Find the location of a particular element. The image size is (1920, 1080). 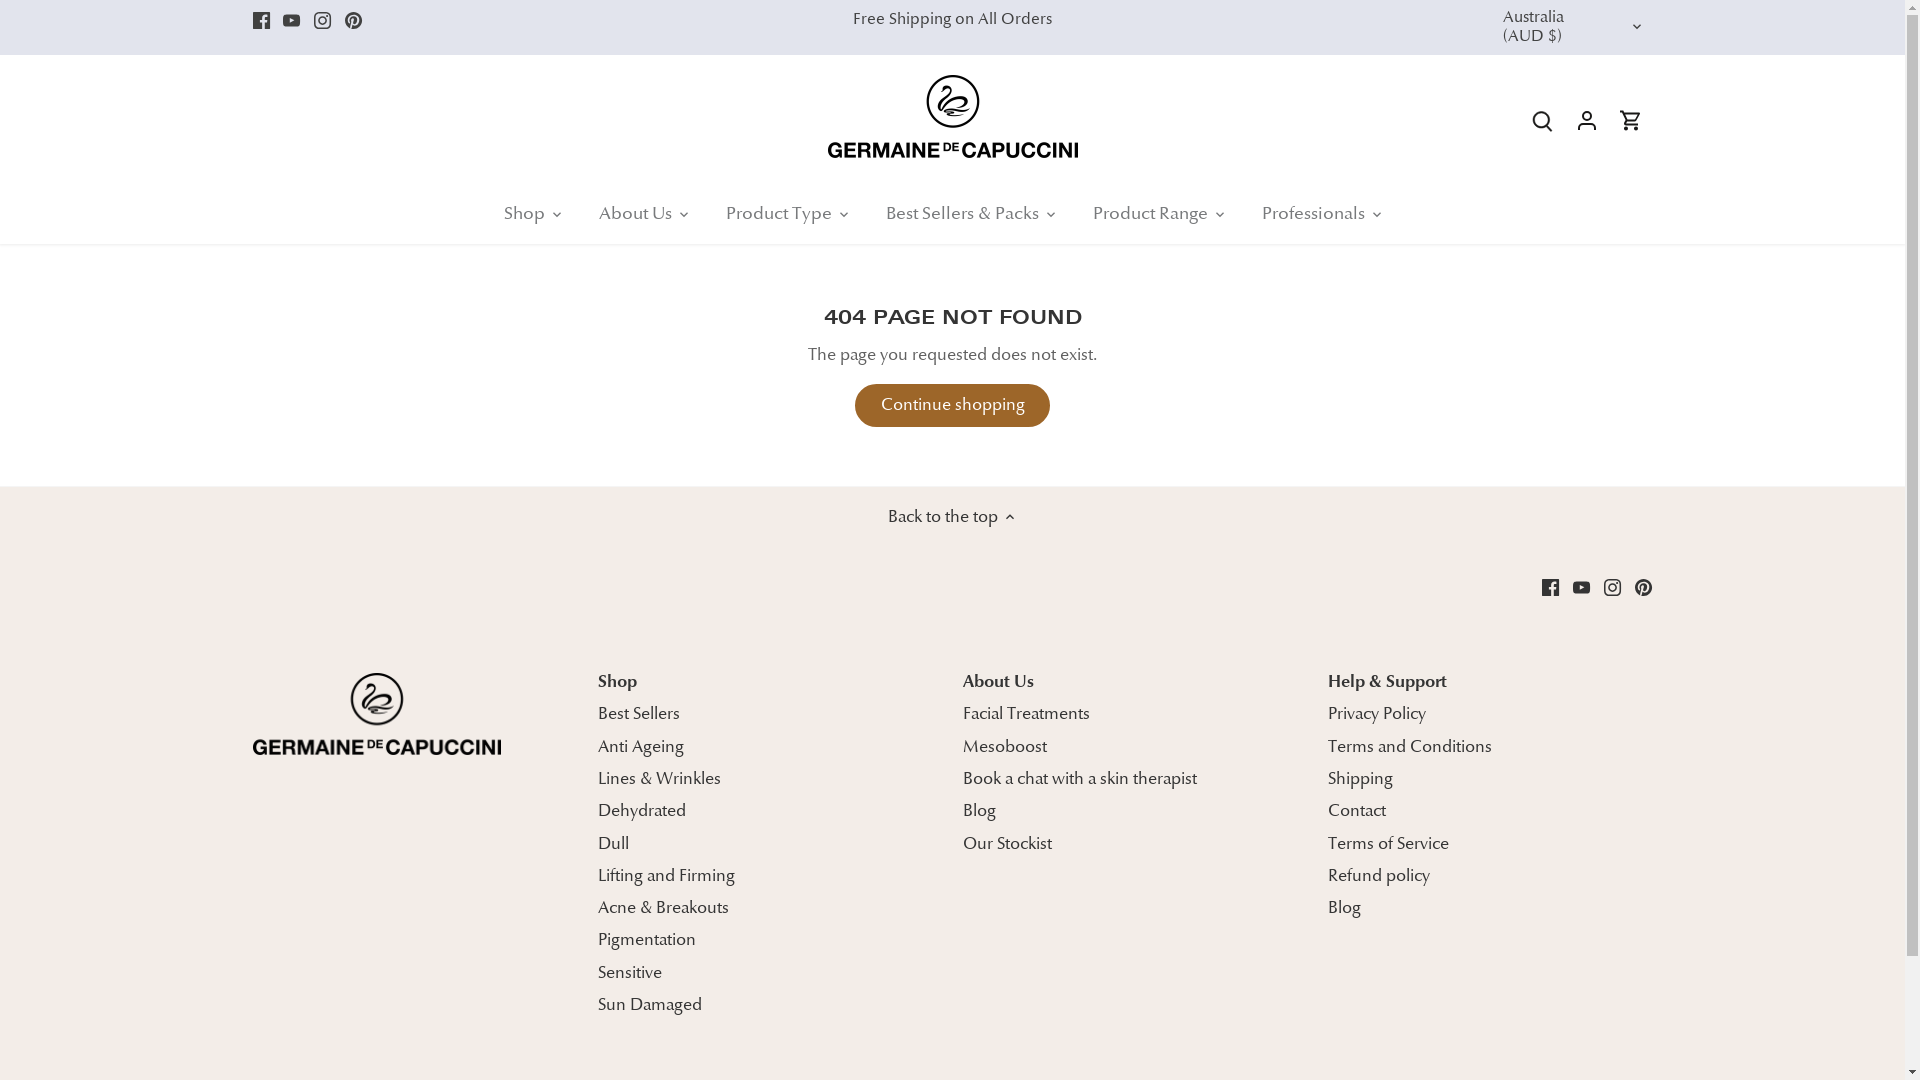

'Pigmentation' is located at coordinates (647, 940).